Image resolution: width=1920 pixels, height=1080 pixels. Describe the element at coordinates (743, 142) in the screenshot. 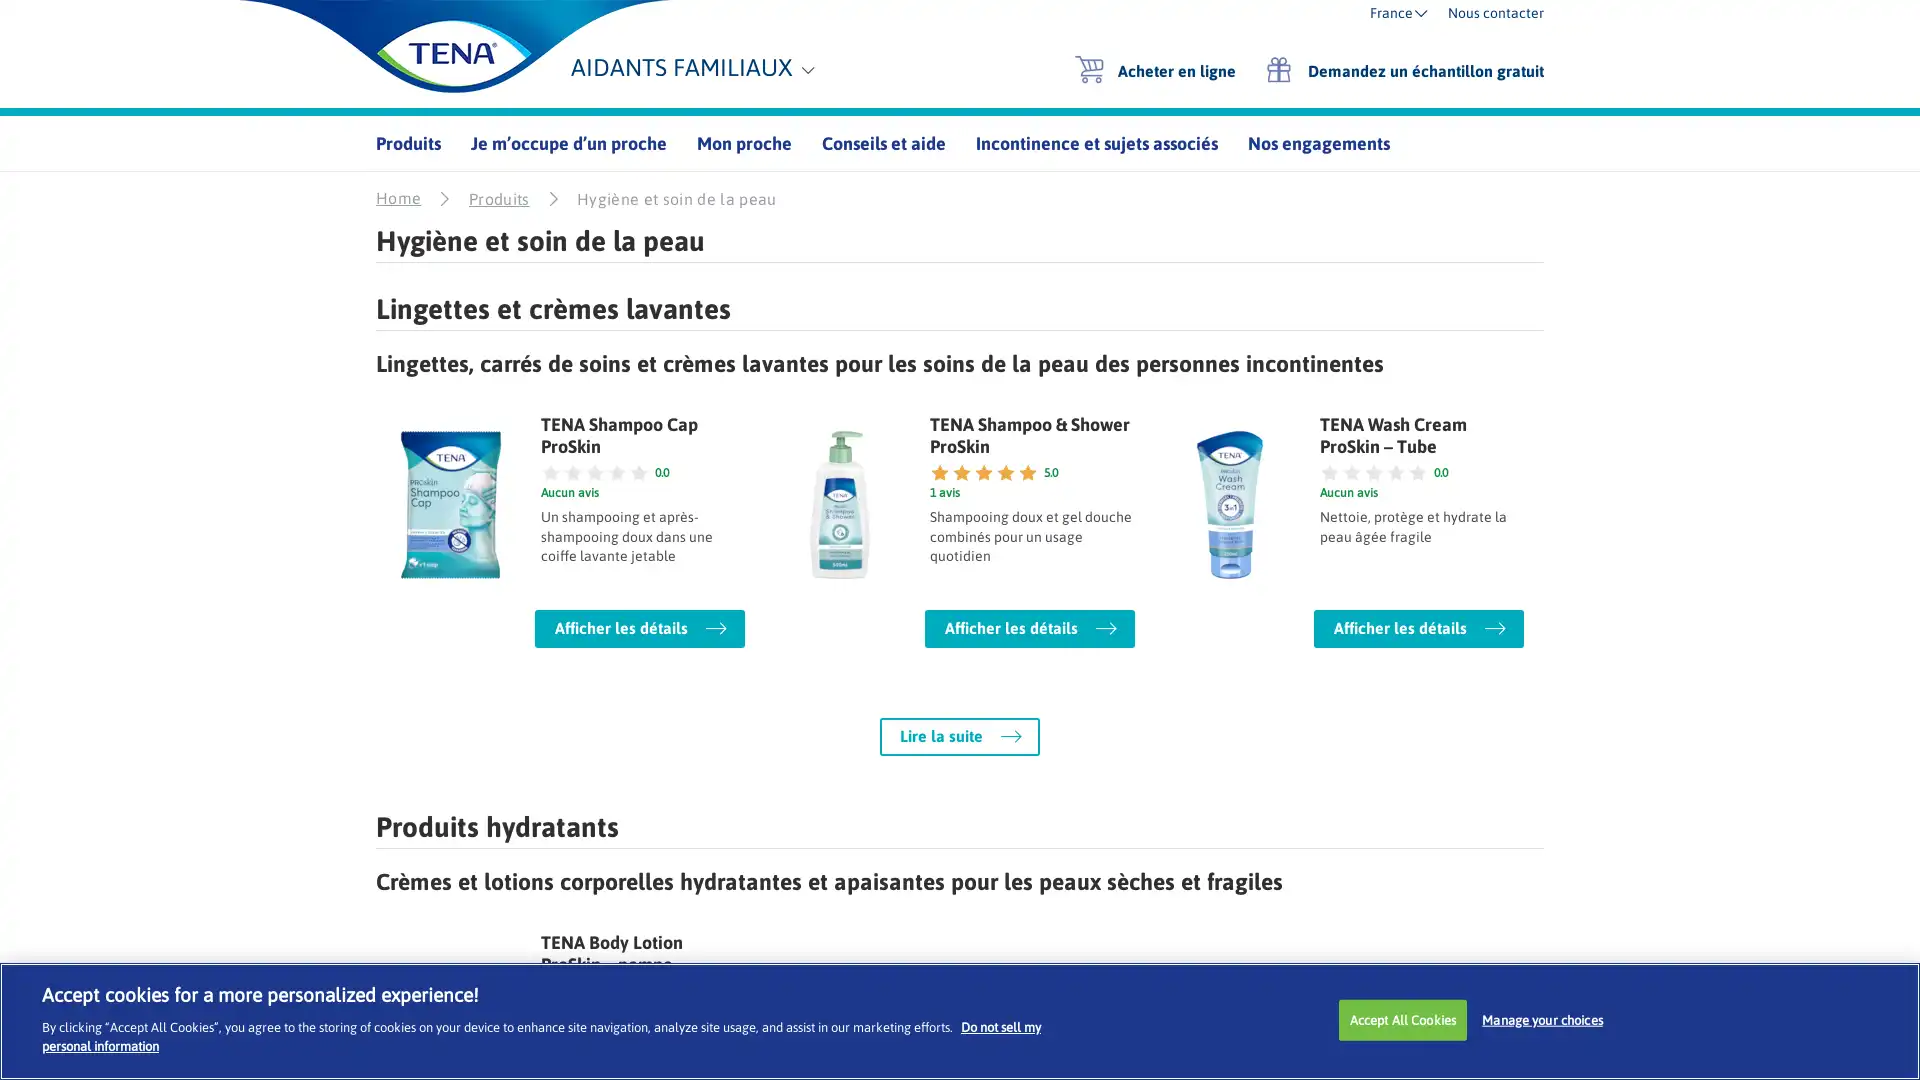

I see `Mon proche` at that location.